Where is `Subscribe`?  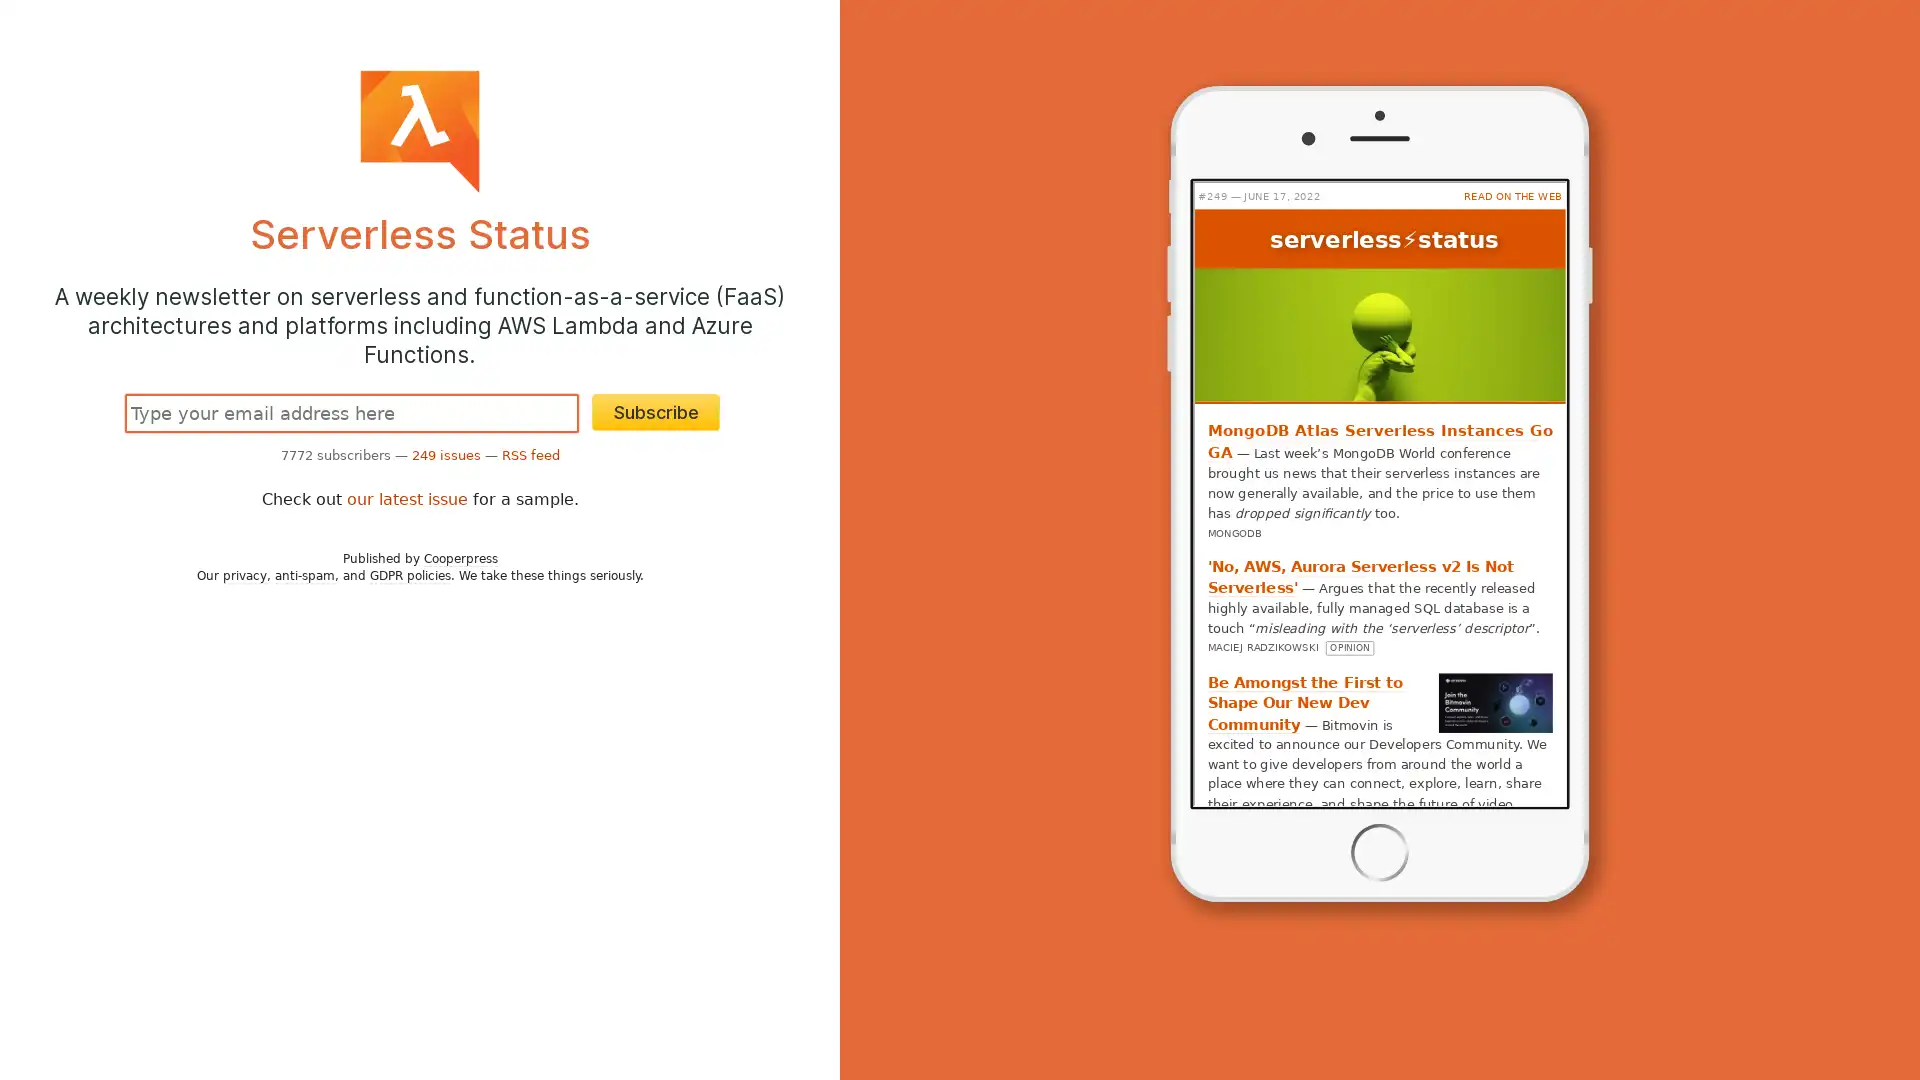 Subscribe is located at coordinates (656, 410).